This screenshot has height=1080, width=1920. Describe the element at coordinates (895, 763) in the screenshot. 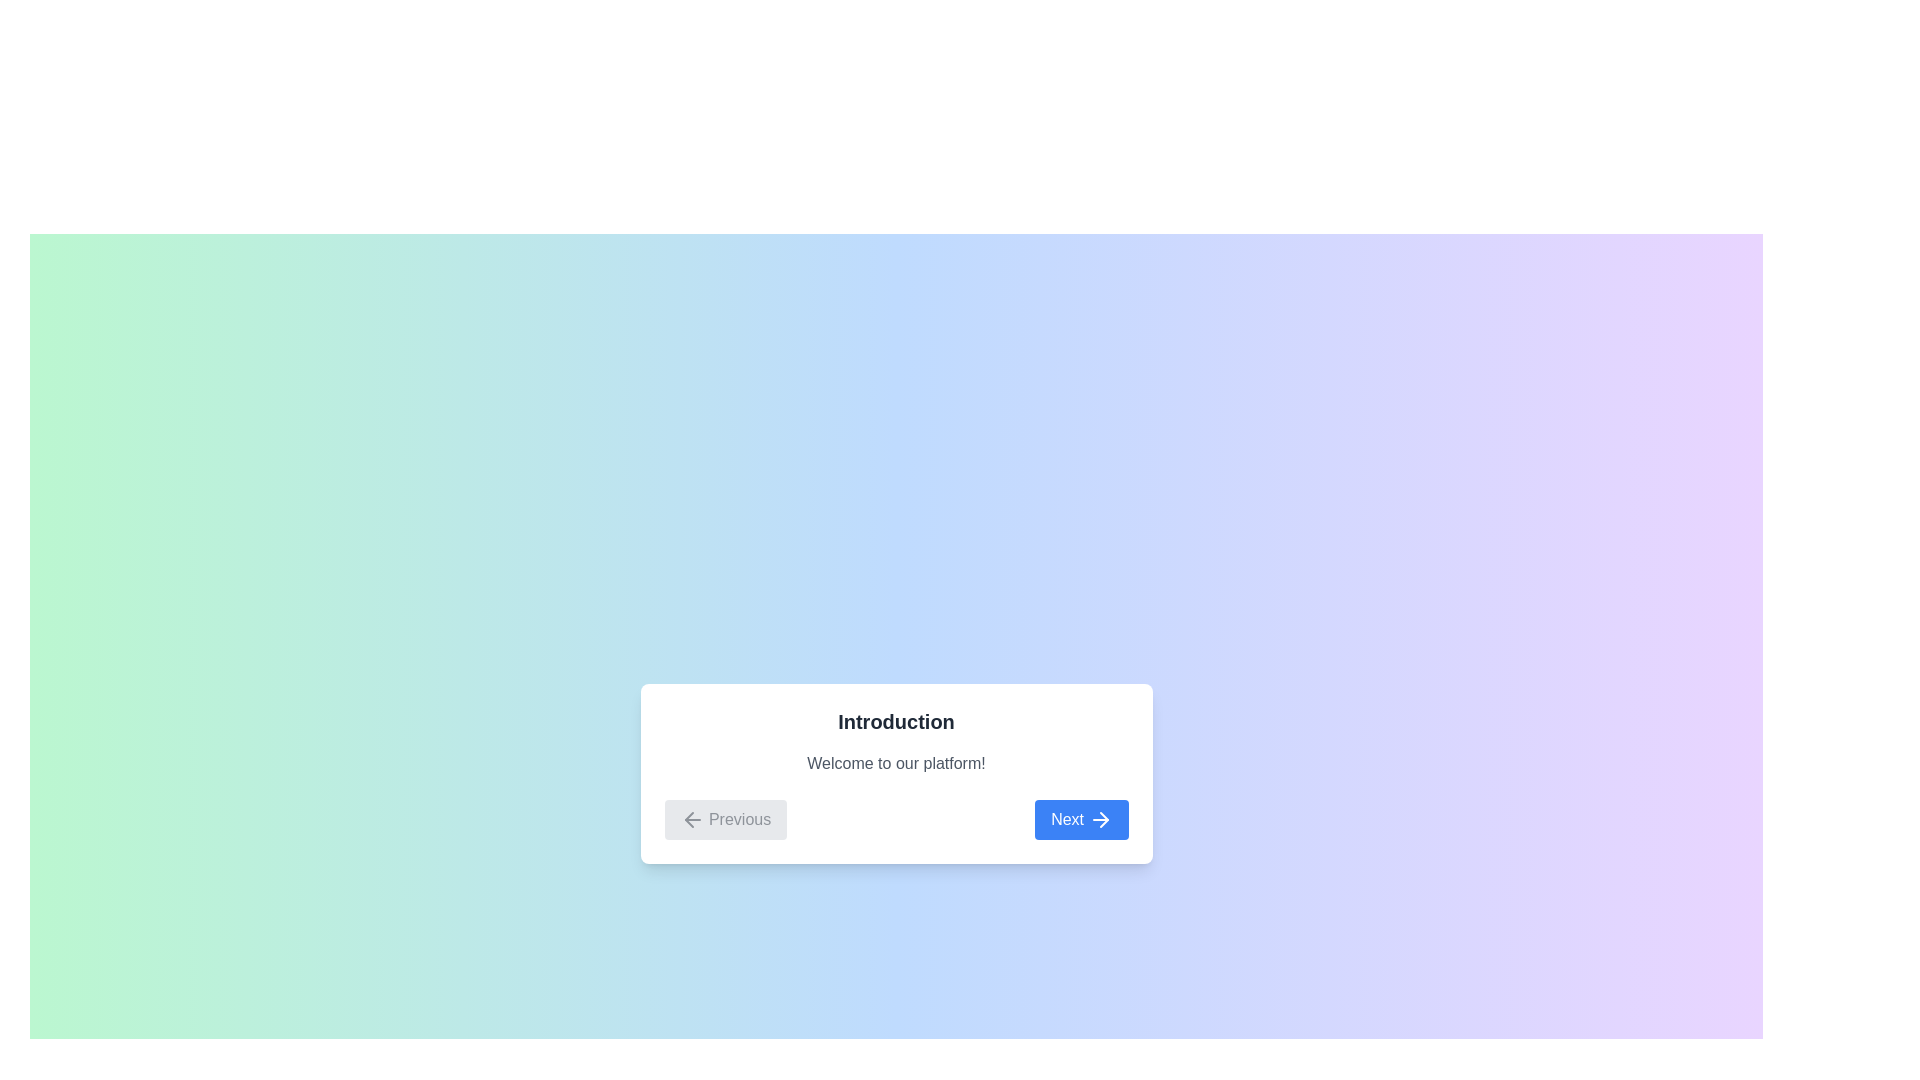

I see `the Static Text element displaying 'Welcome to our platform!' which is styled with a smaller font and grey color, located beneath the 'Introduction' heading` at that location.